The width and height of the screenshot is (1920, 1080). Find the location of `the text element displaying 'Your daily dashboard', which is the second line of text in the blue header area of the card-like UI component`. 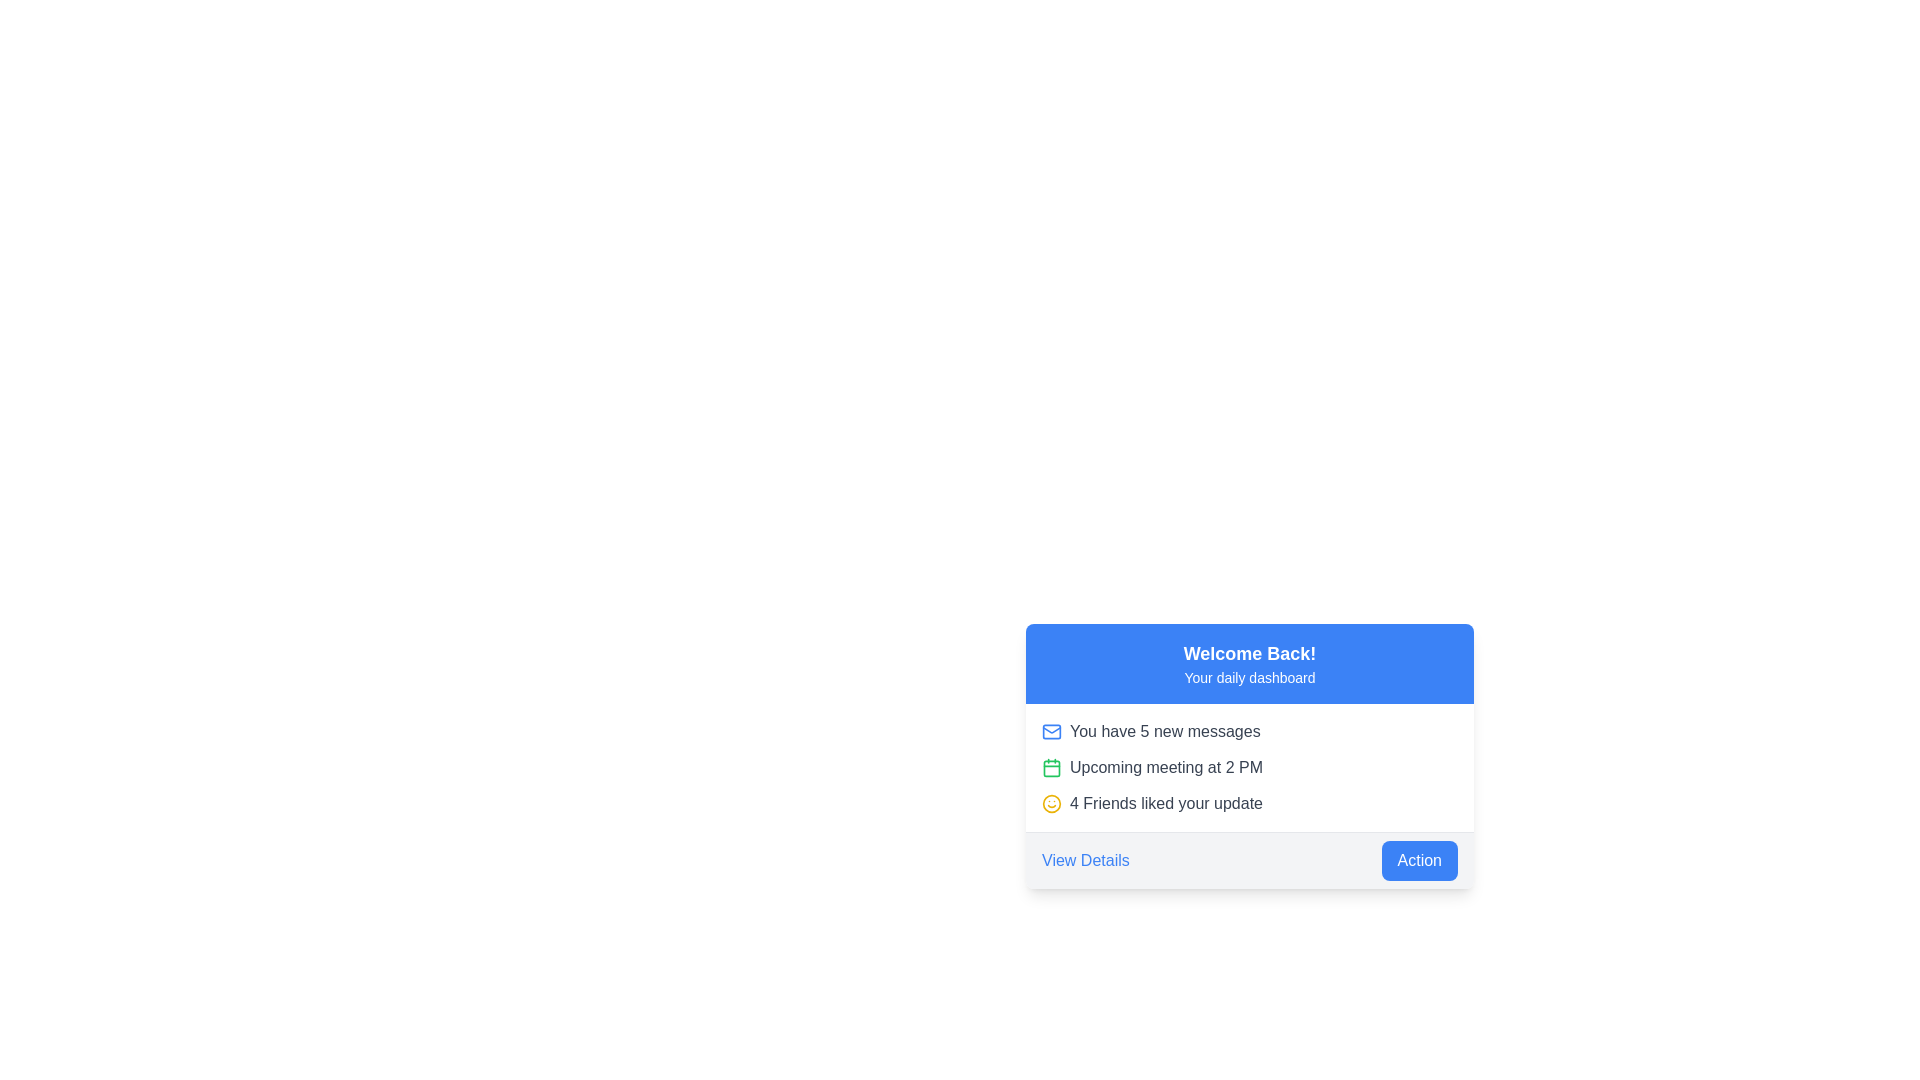

the text element displaying 'Your daily dashboard', which is the second line of text in the blue header area of the card-like UI component is located at coordinates (1248, 677).